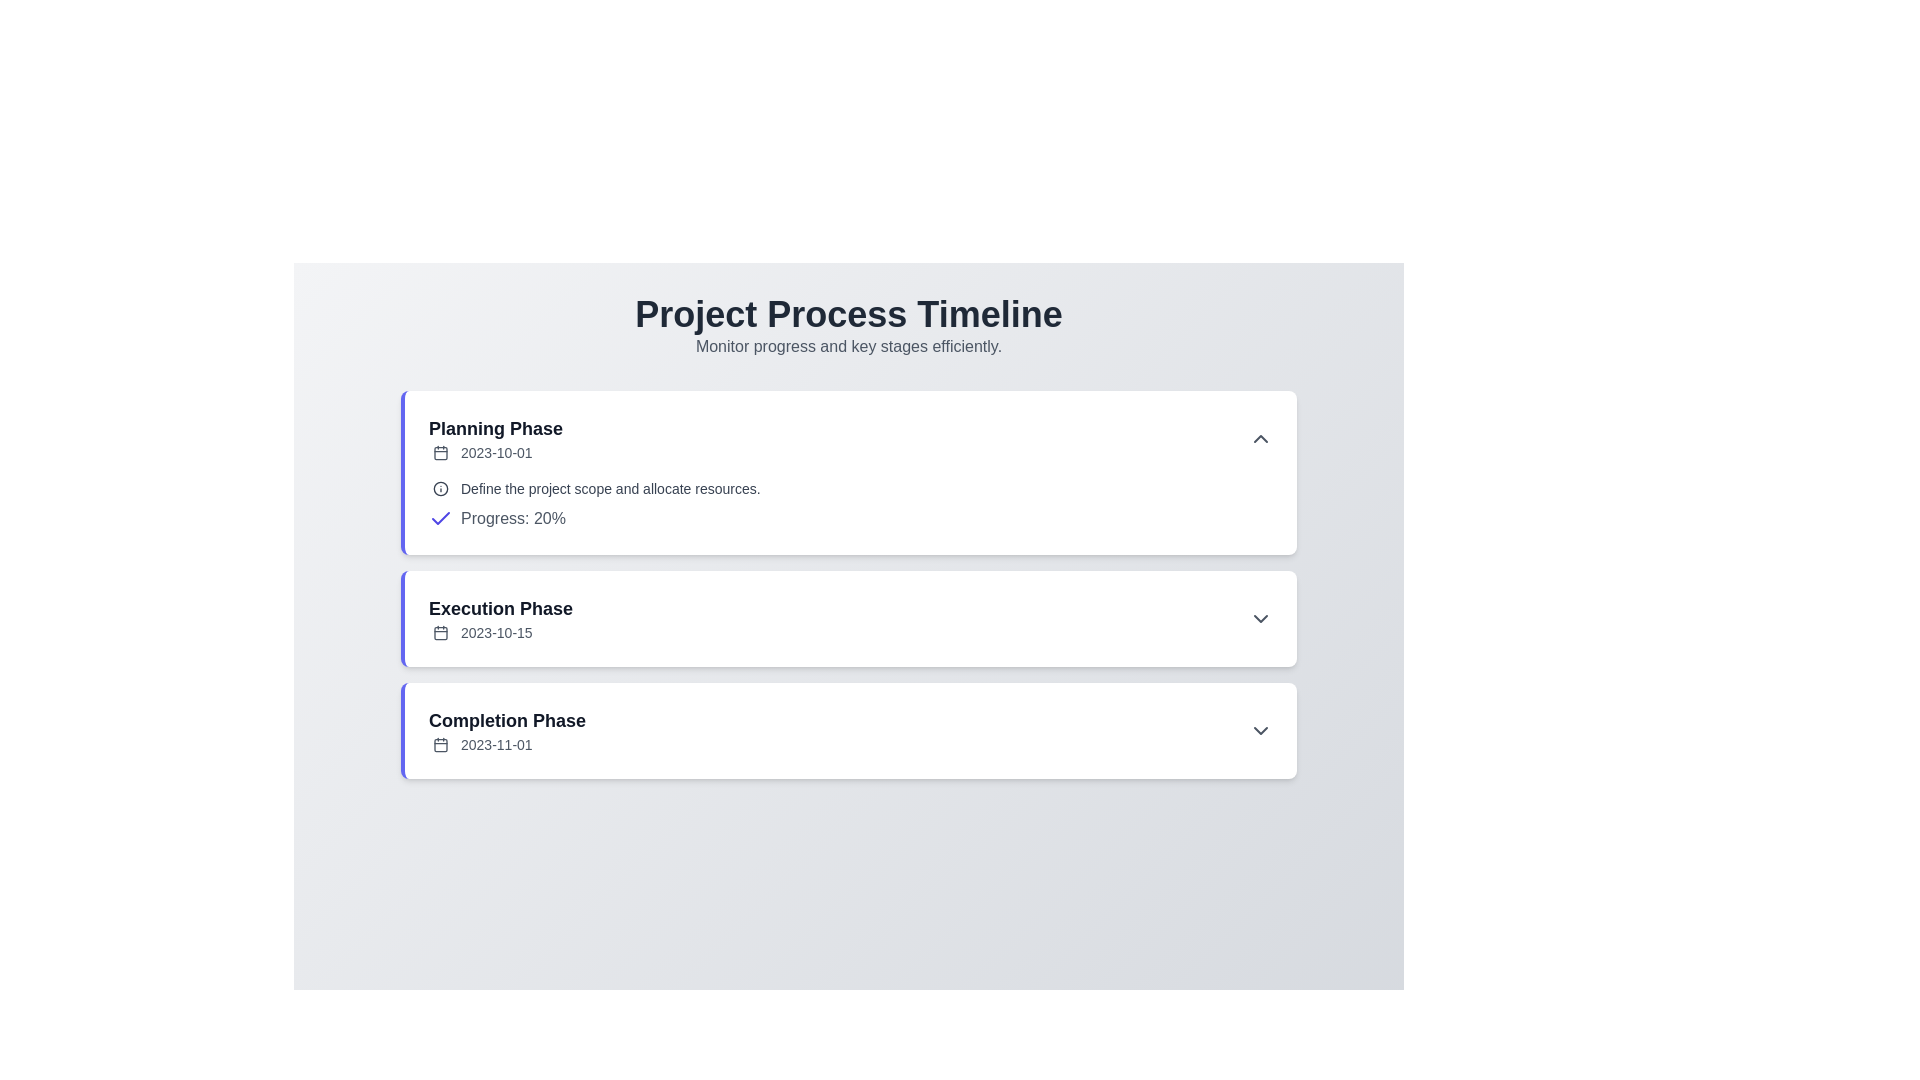 The width and height of the screenshot is (1920, 1080). I want to click on the Calendar Icon located to the left of the date '2023-10-15' in the 'Execution Phase' section, which serves as a decorative and functional marker for time-related information, so click(440, 632).